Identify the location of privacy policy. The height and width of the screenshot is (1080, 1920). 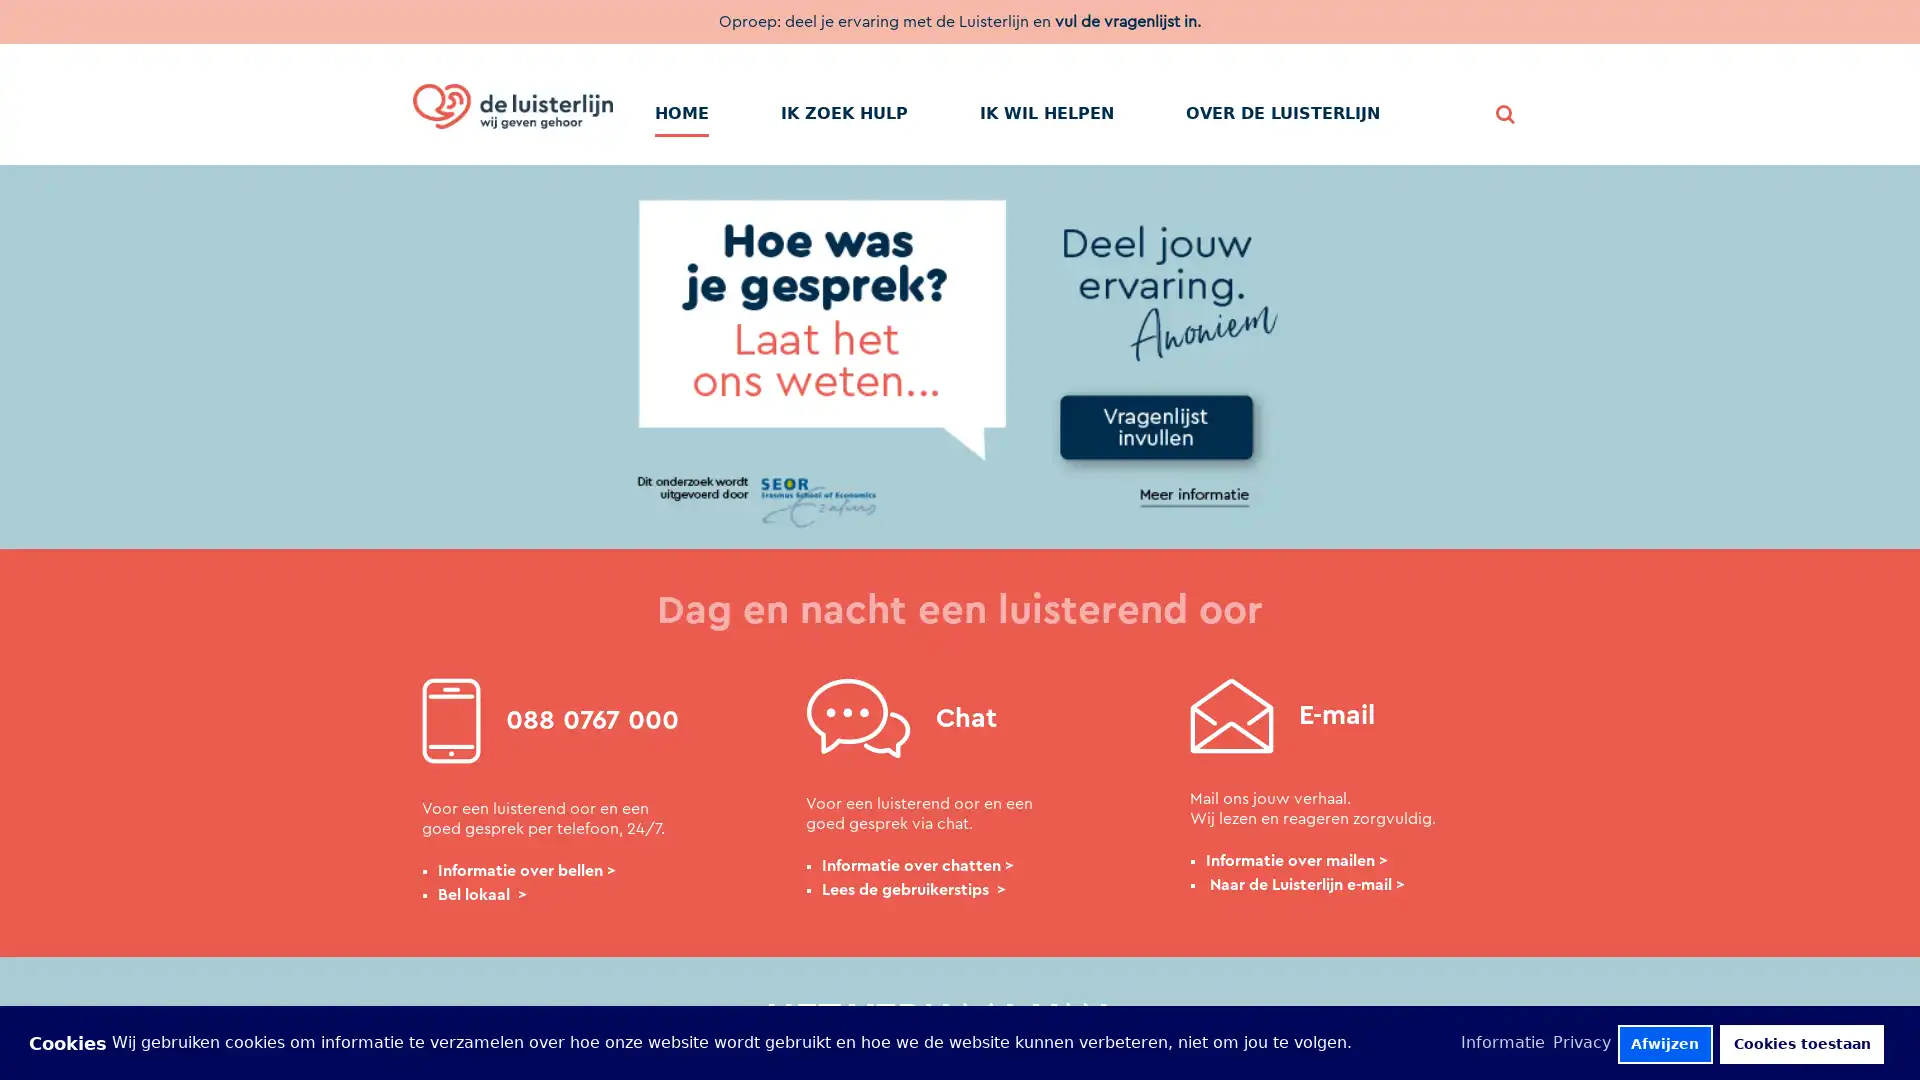
(1581, 1041).